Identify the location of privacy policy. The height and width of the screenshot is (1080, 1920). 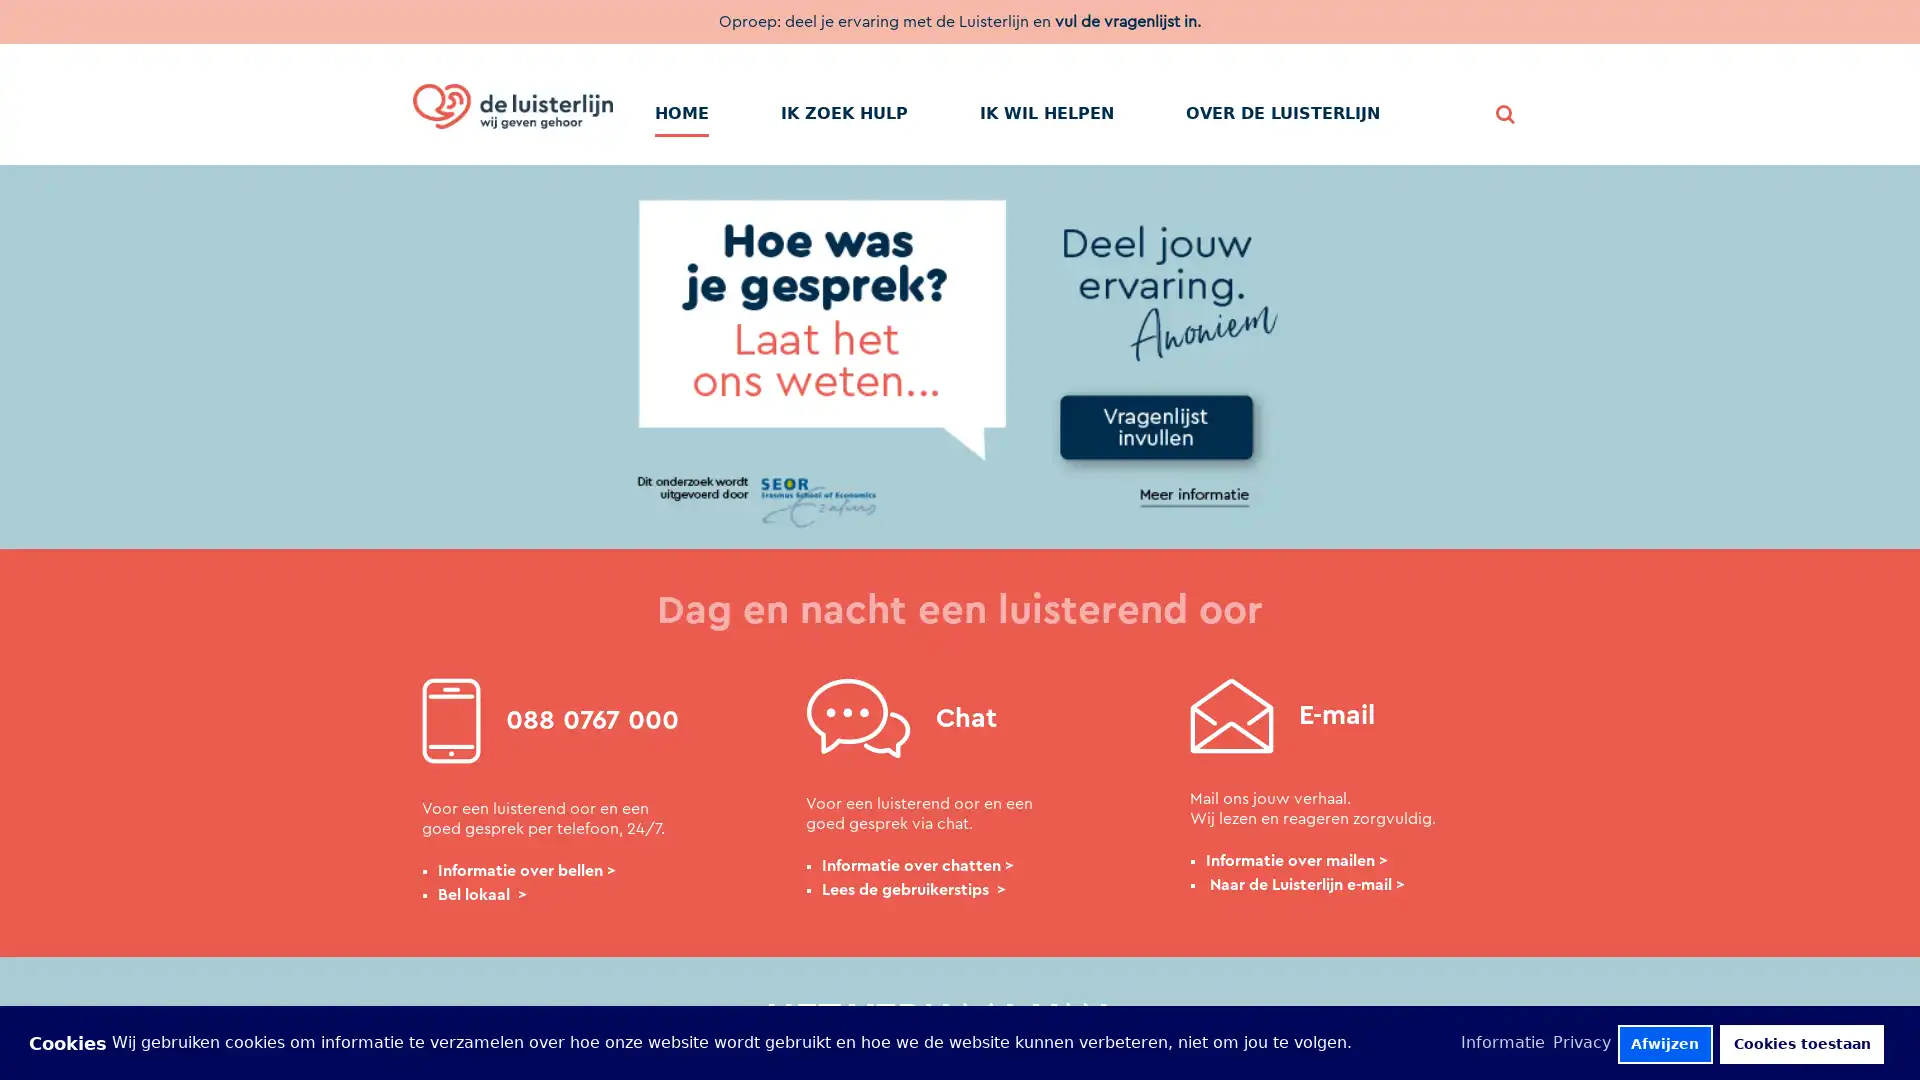
(1581, 1041).